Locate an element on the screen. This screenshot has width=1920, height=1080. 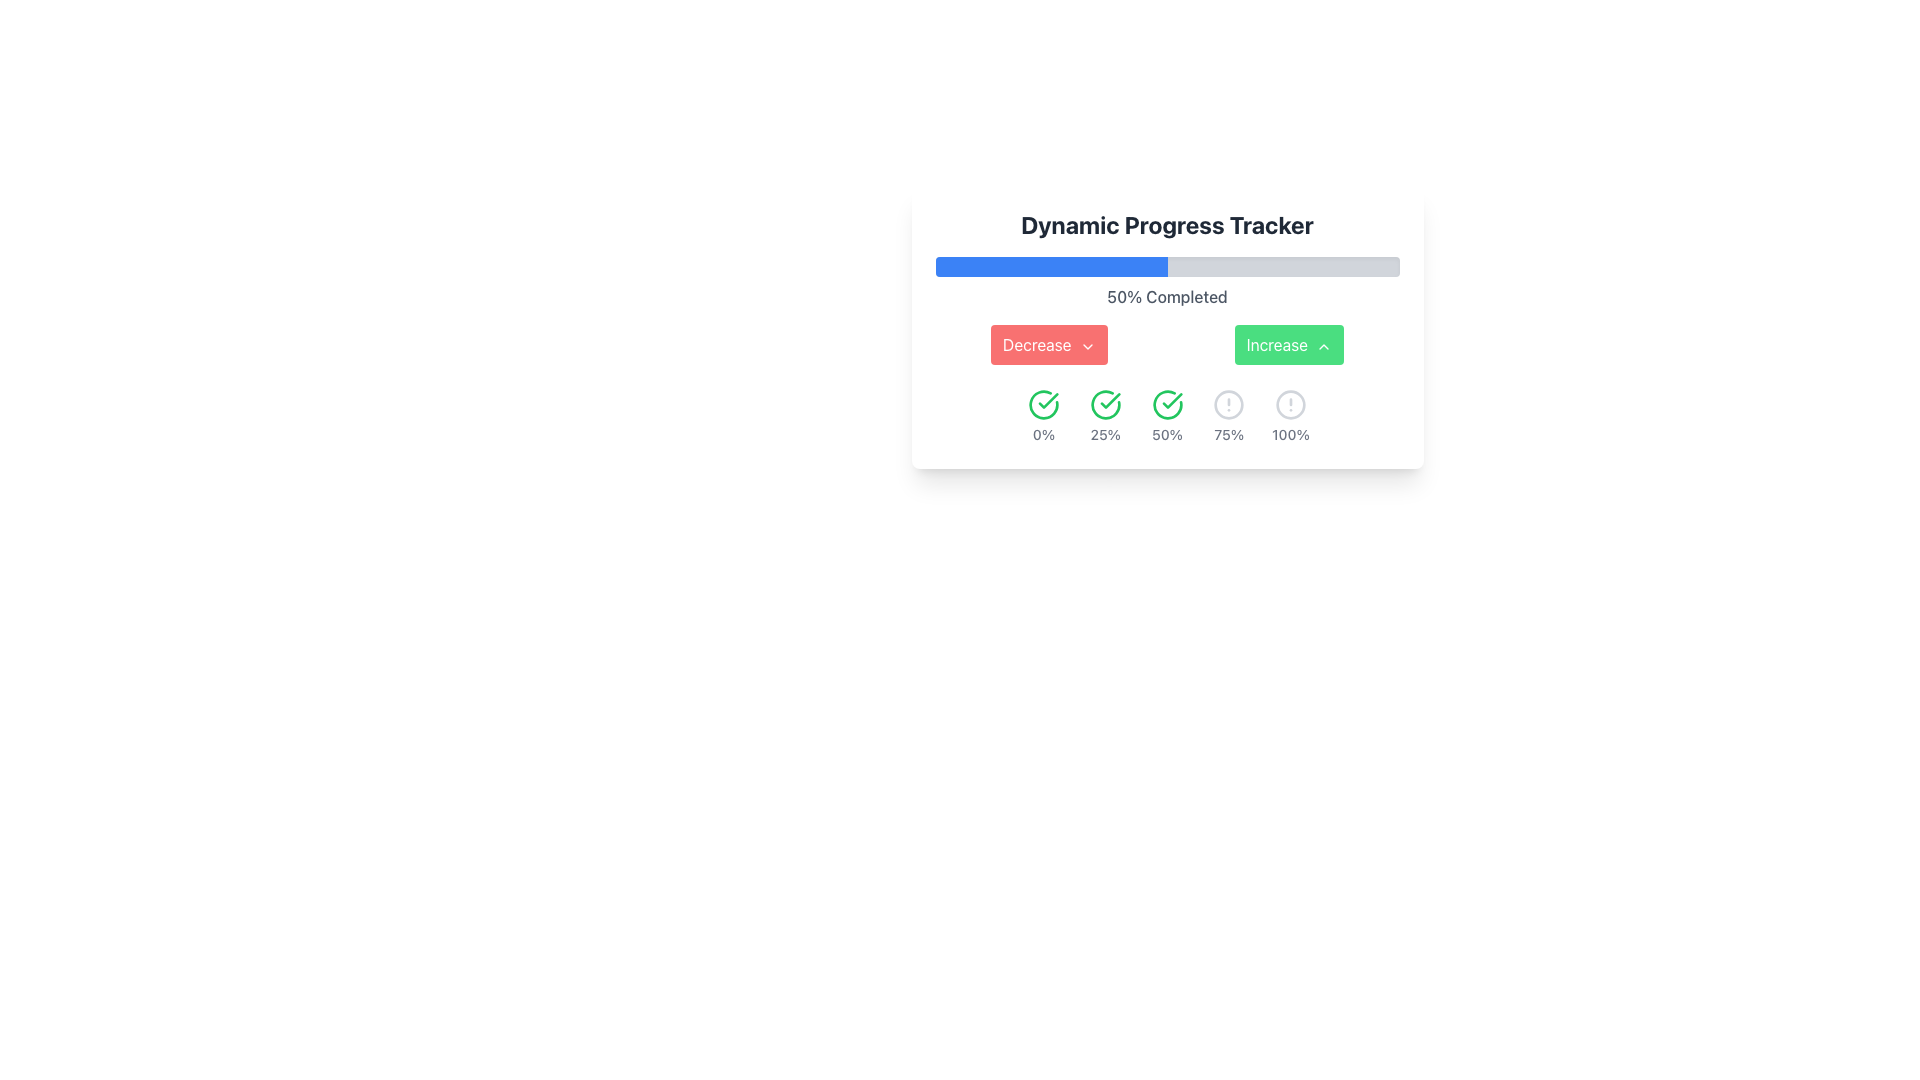
the green 'Increase' button containing the upward arrow chevron icon is located at coordinates (1324, 345).